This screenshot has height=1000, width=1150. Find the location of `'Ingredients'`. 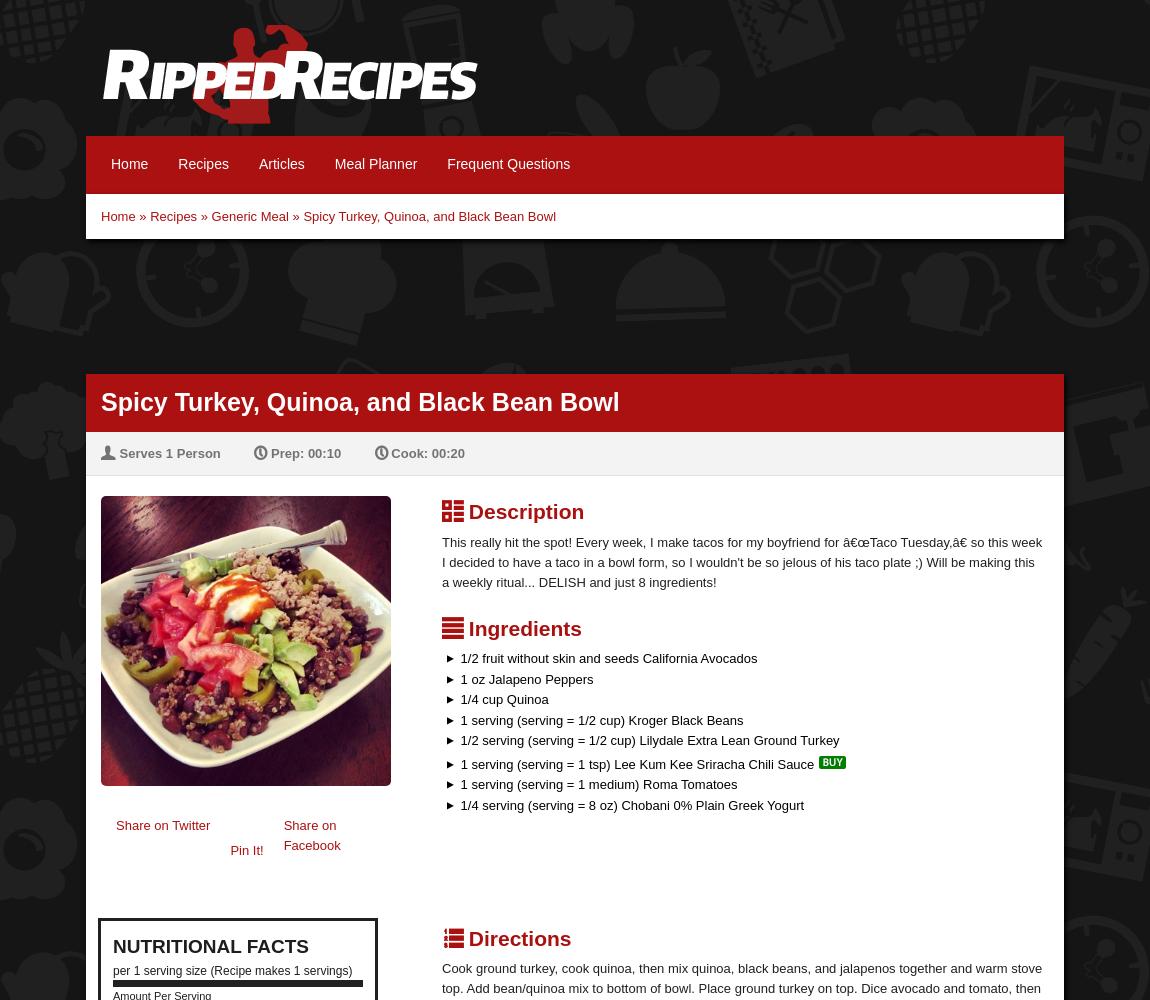

'Ingredients' is located at coordinates (522, 627).